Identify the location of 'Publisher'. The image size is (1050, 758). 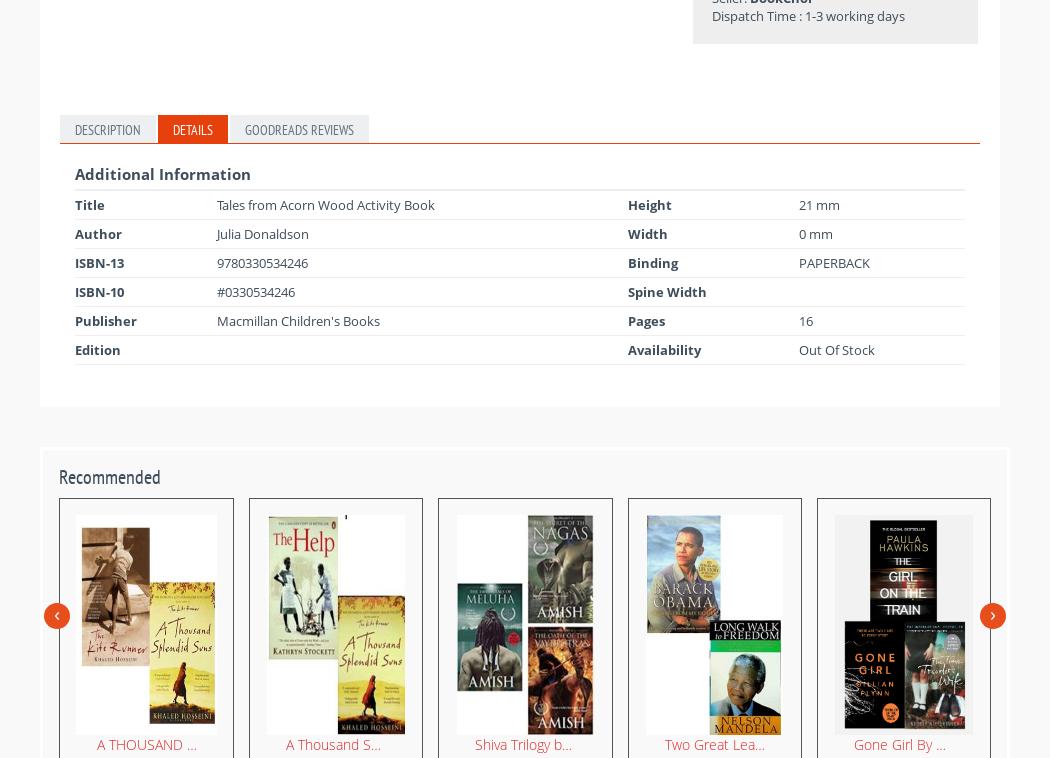
(106, 320).